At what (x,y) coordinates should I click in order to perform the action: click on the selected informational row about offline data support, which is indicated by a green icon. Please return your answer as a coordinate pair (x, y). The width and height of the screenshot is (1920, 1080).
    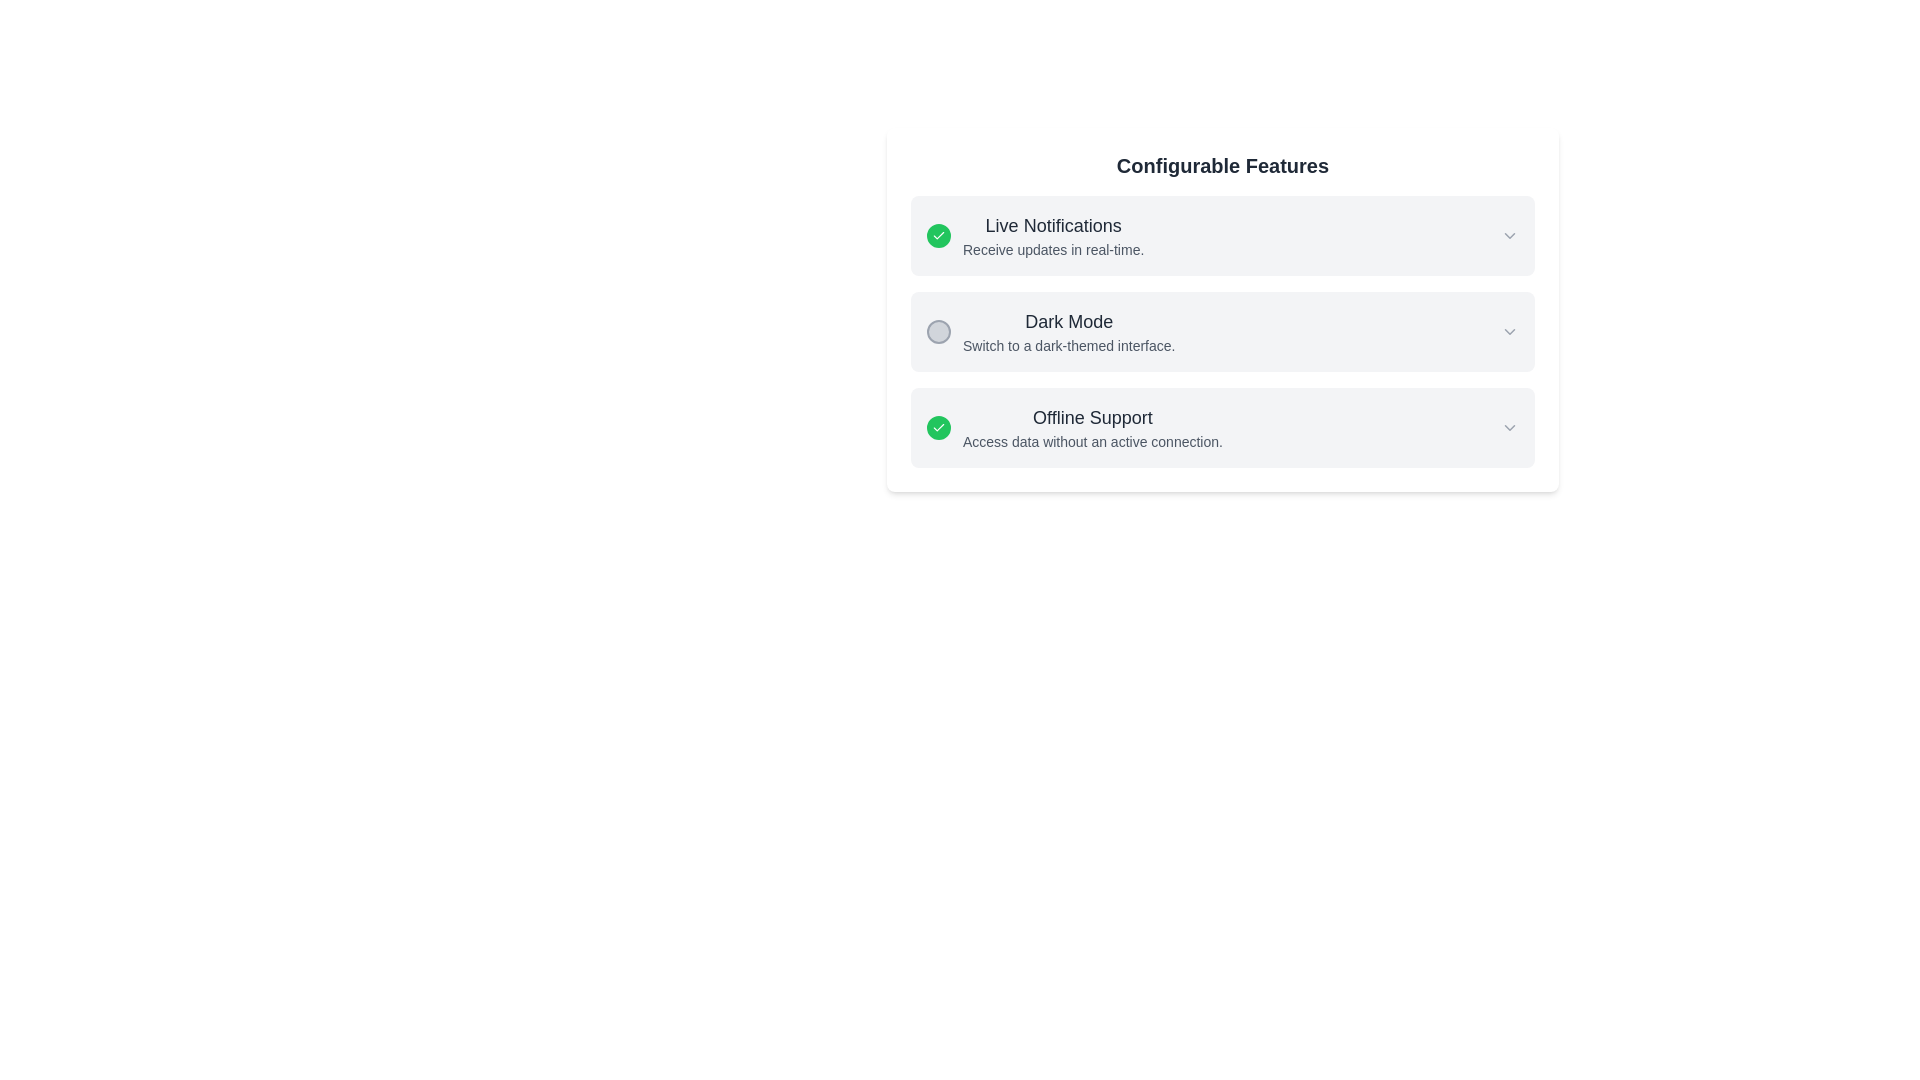
    Looking at the image, I should click on (1074, 427).